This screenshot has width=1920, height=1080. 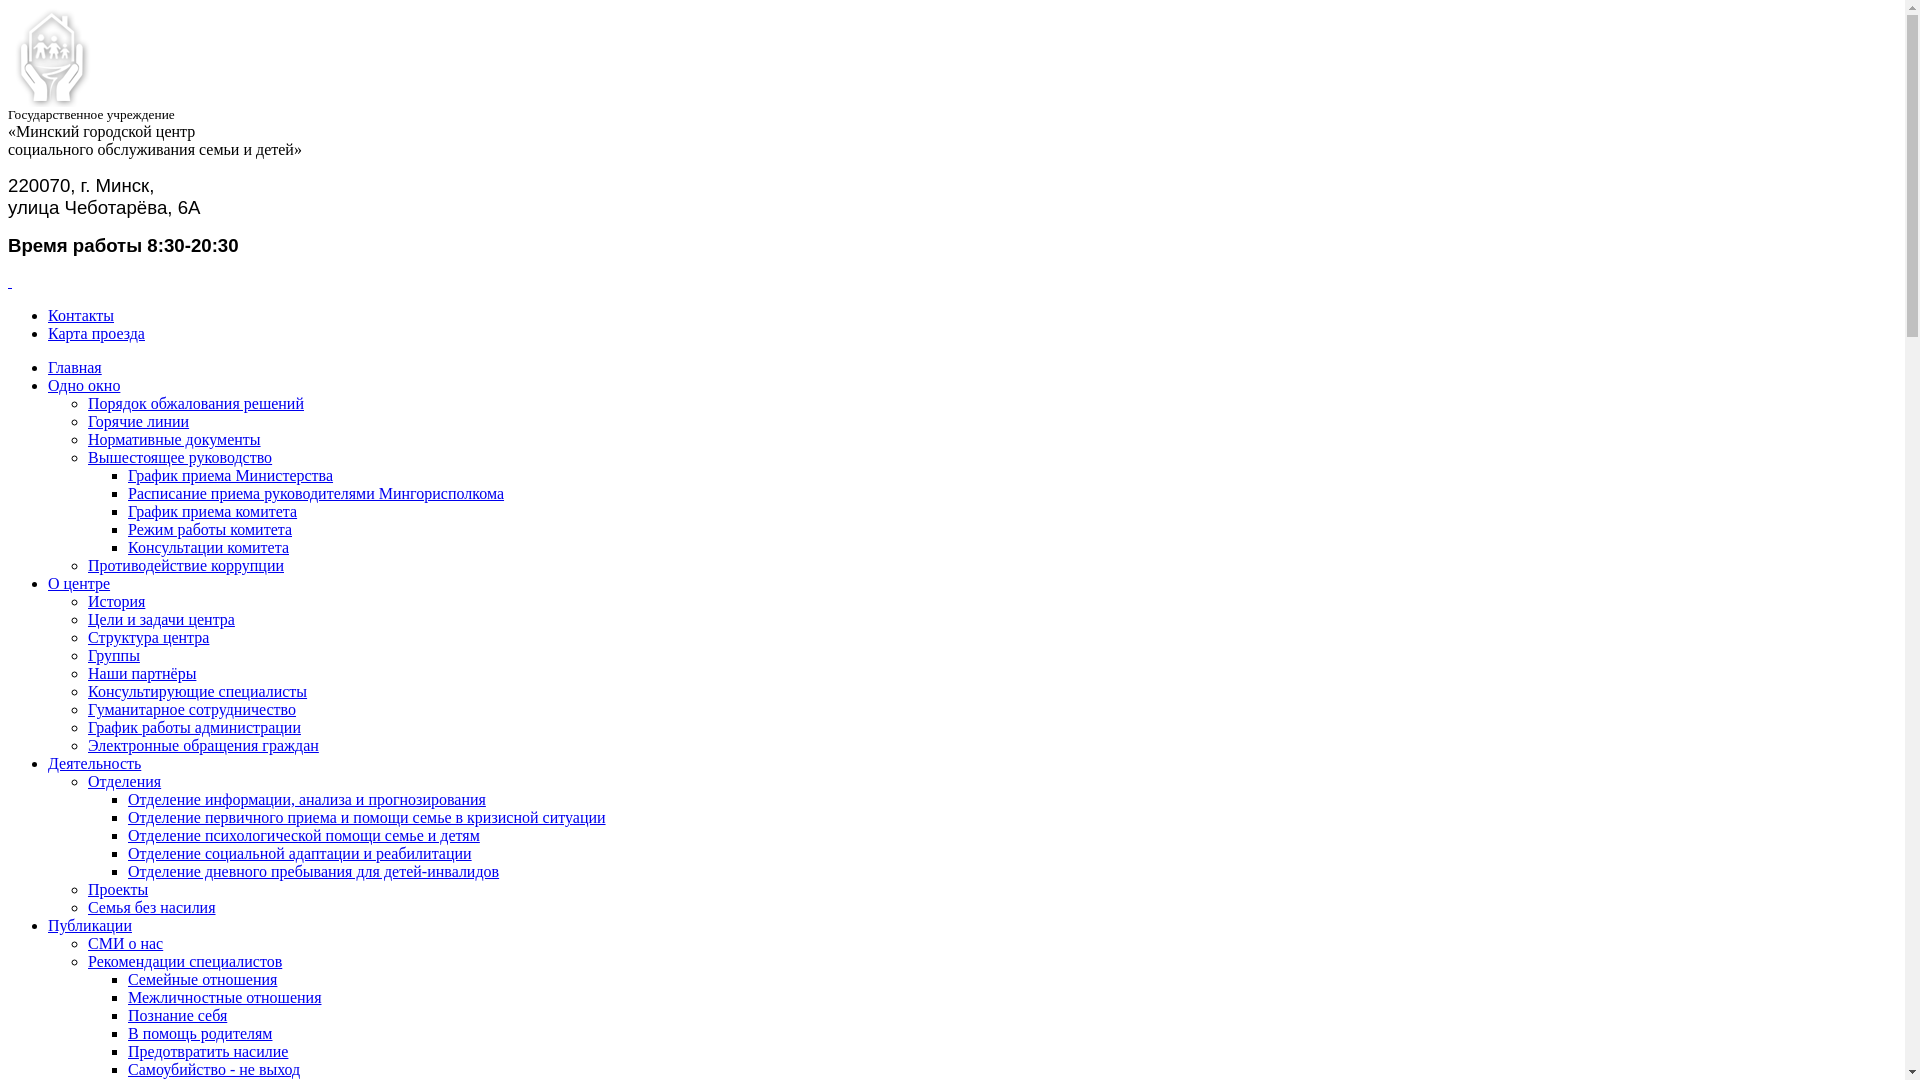 What do you see at coordinates (8, 281) in the screenshot?
I see `' '` at bounding box center [8, 281].